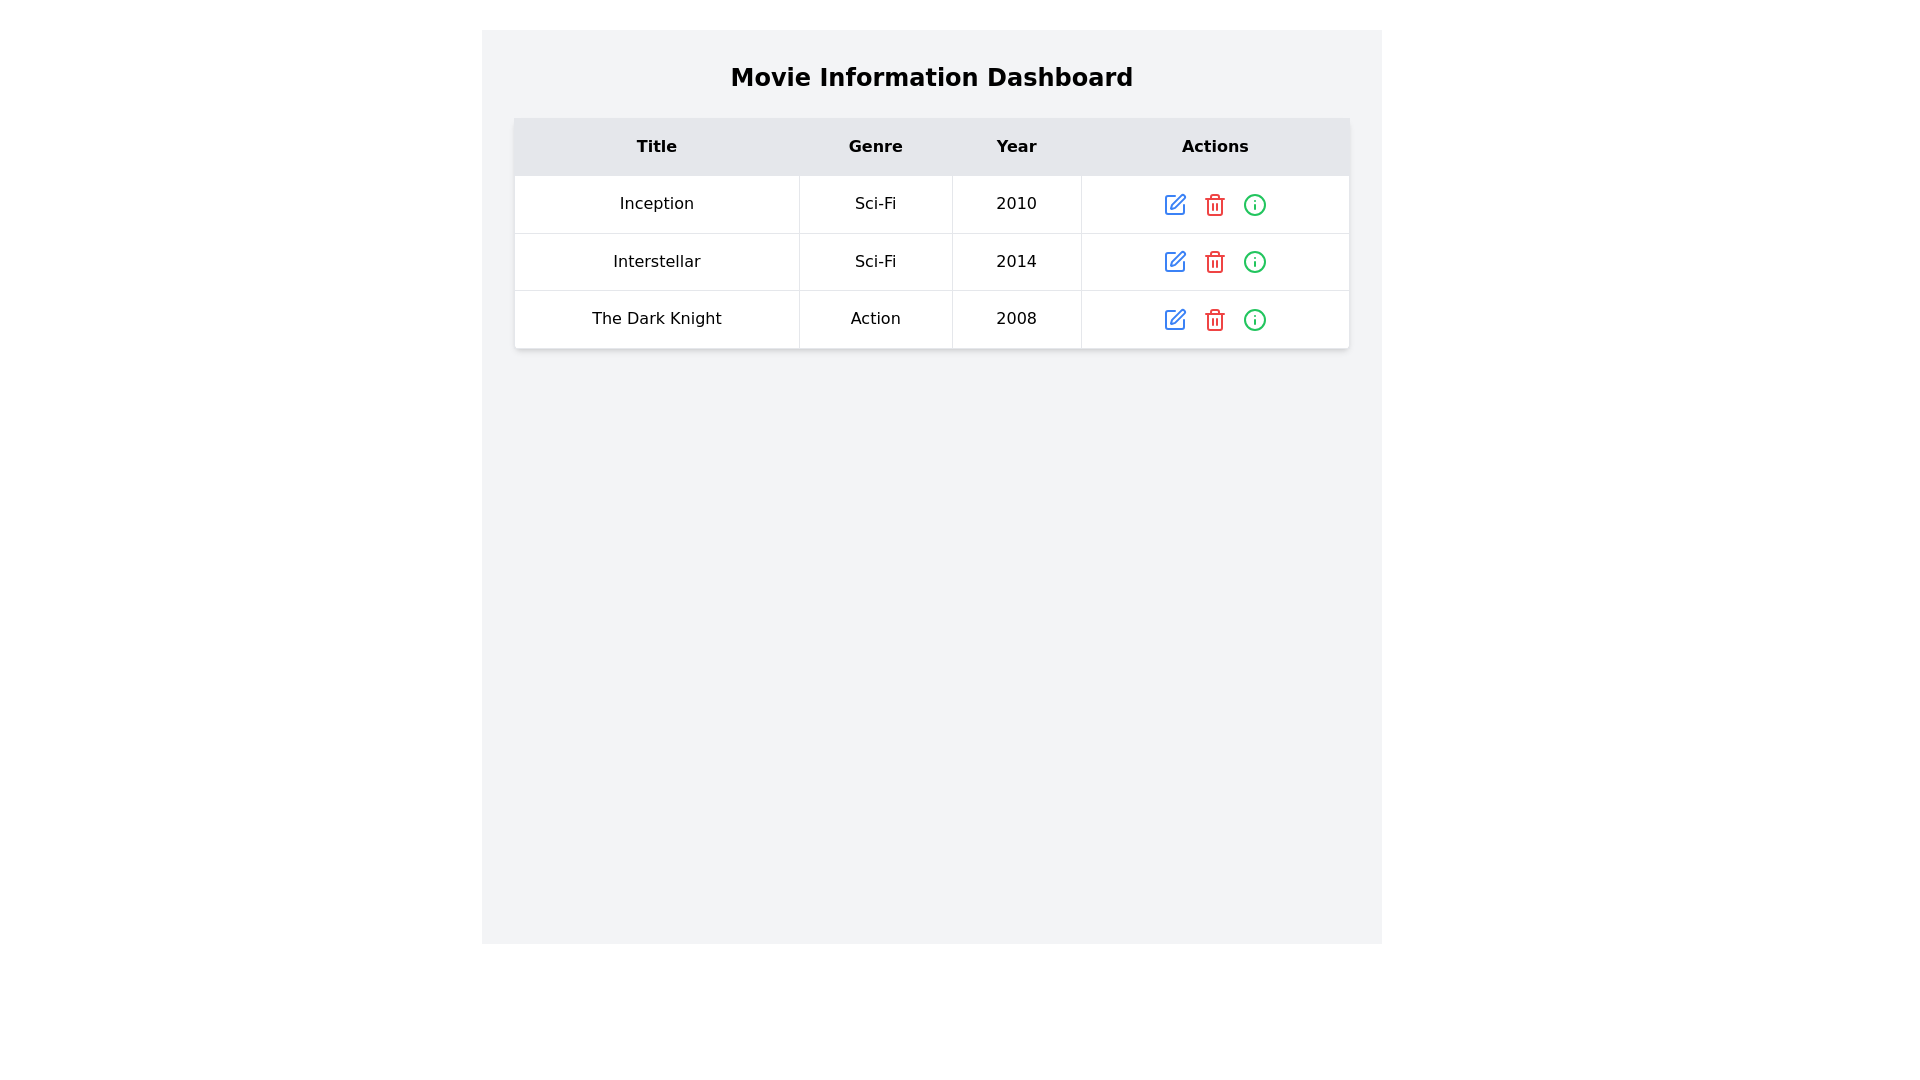  I want to click on the SVG-based info icon located in the second row of the 'Actions' column of the table, so click(1254, 261).